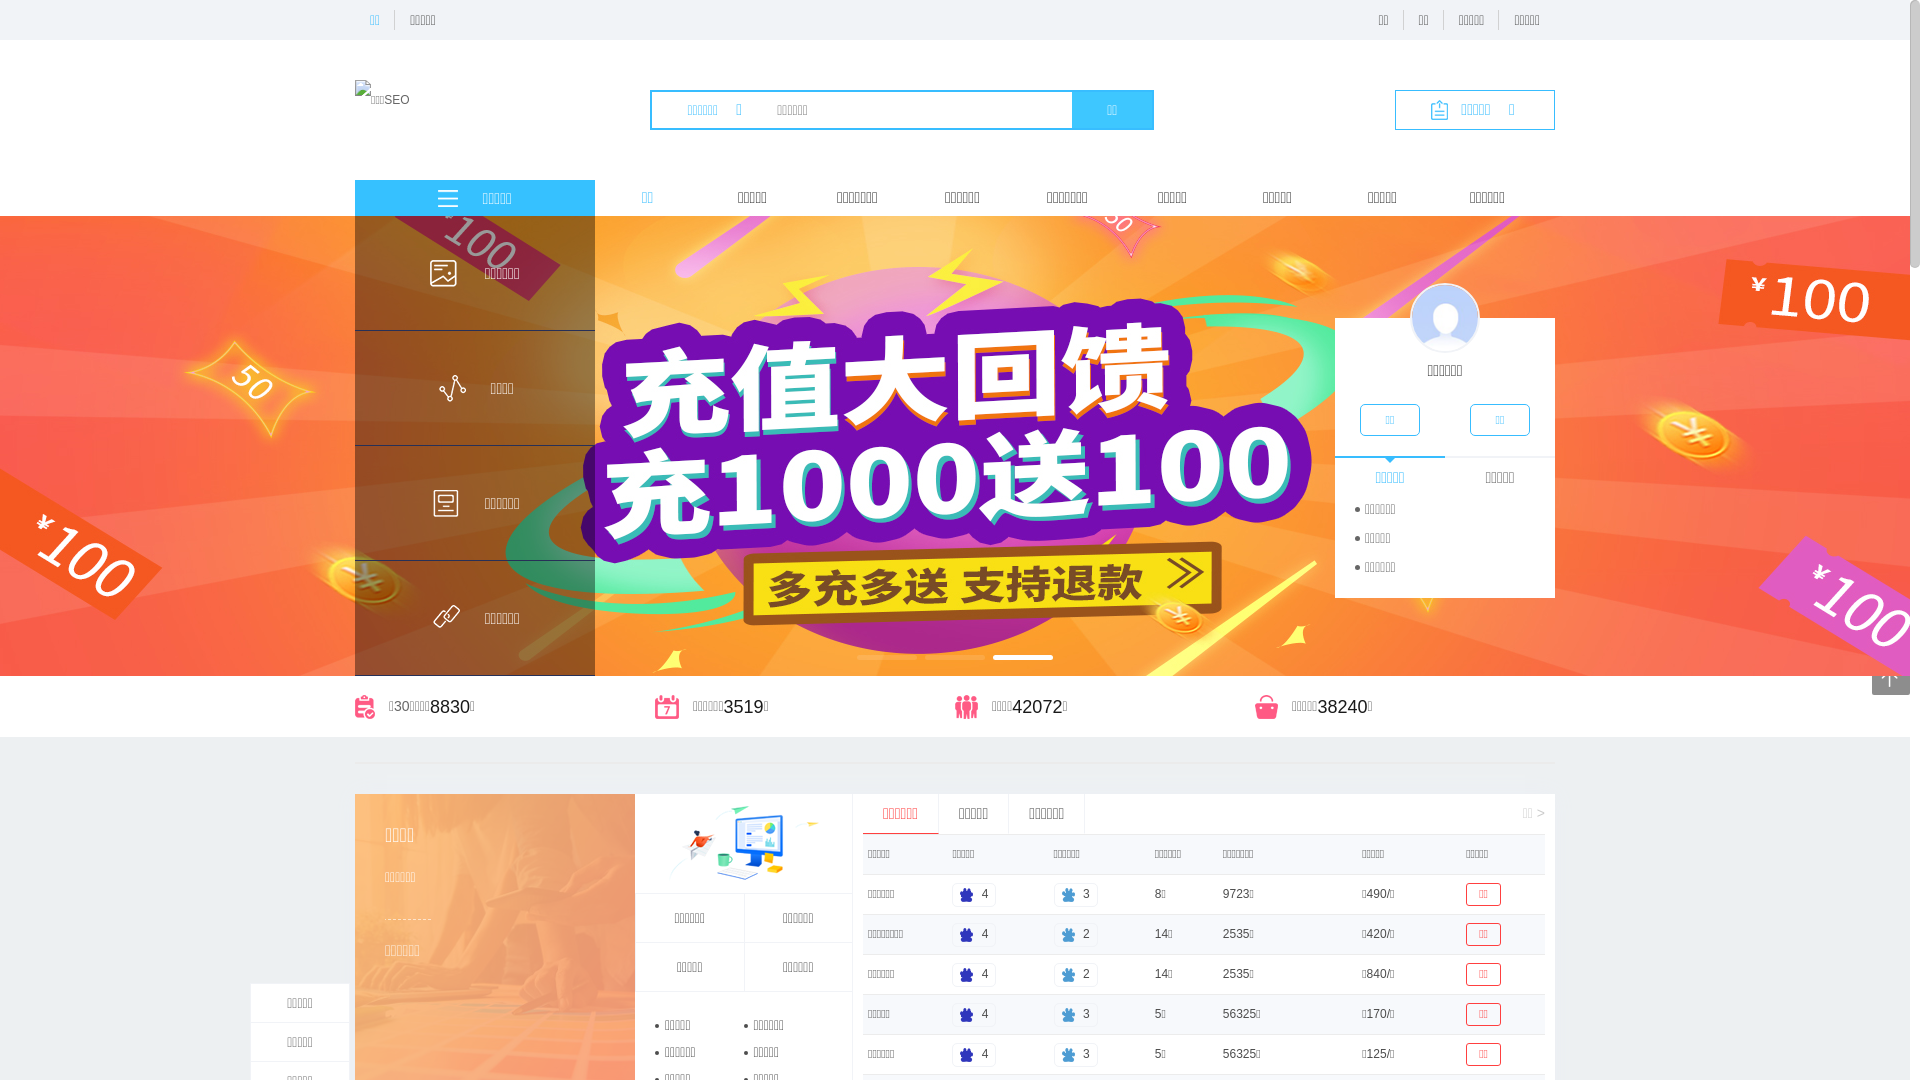 The image size is (1920, 1080). Describe the element at coordinates (1074, 893) in the screenshot. I see `'3'` at that location.